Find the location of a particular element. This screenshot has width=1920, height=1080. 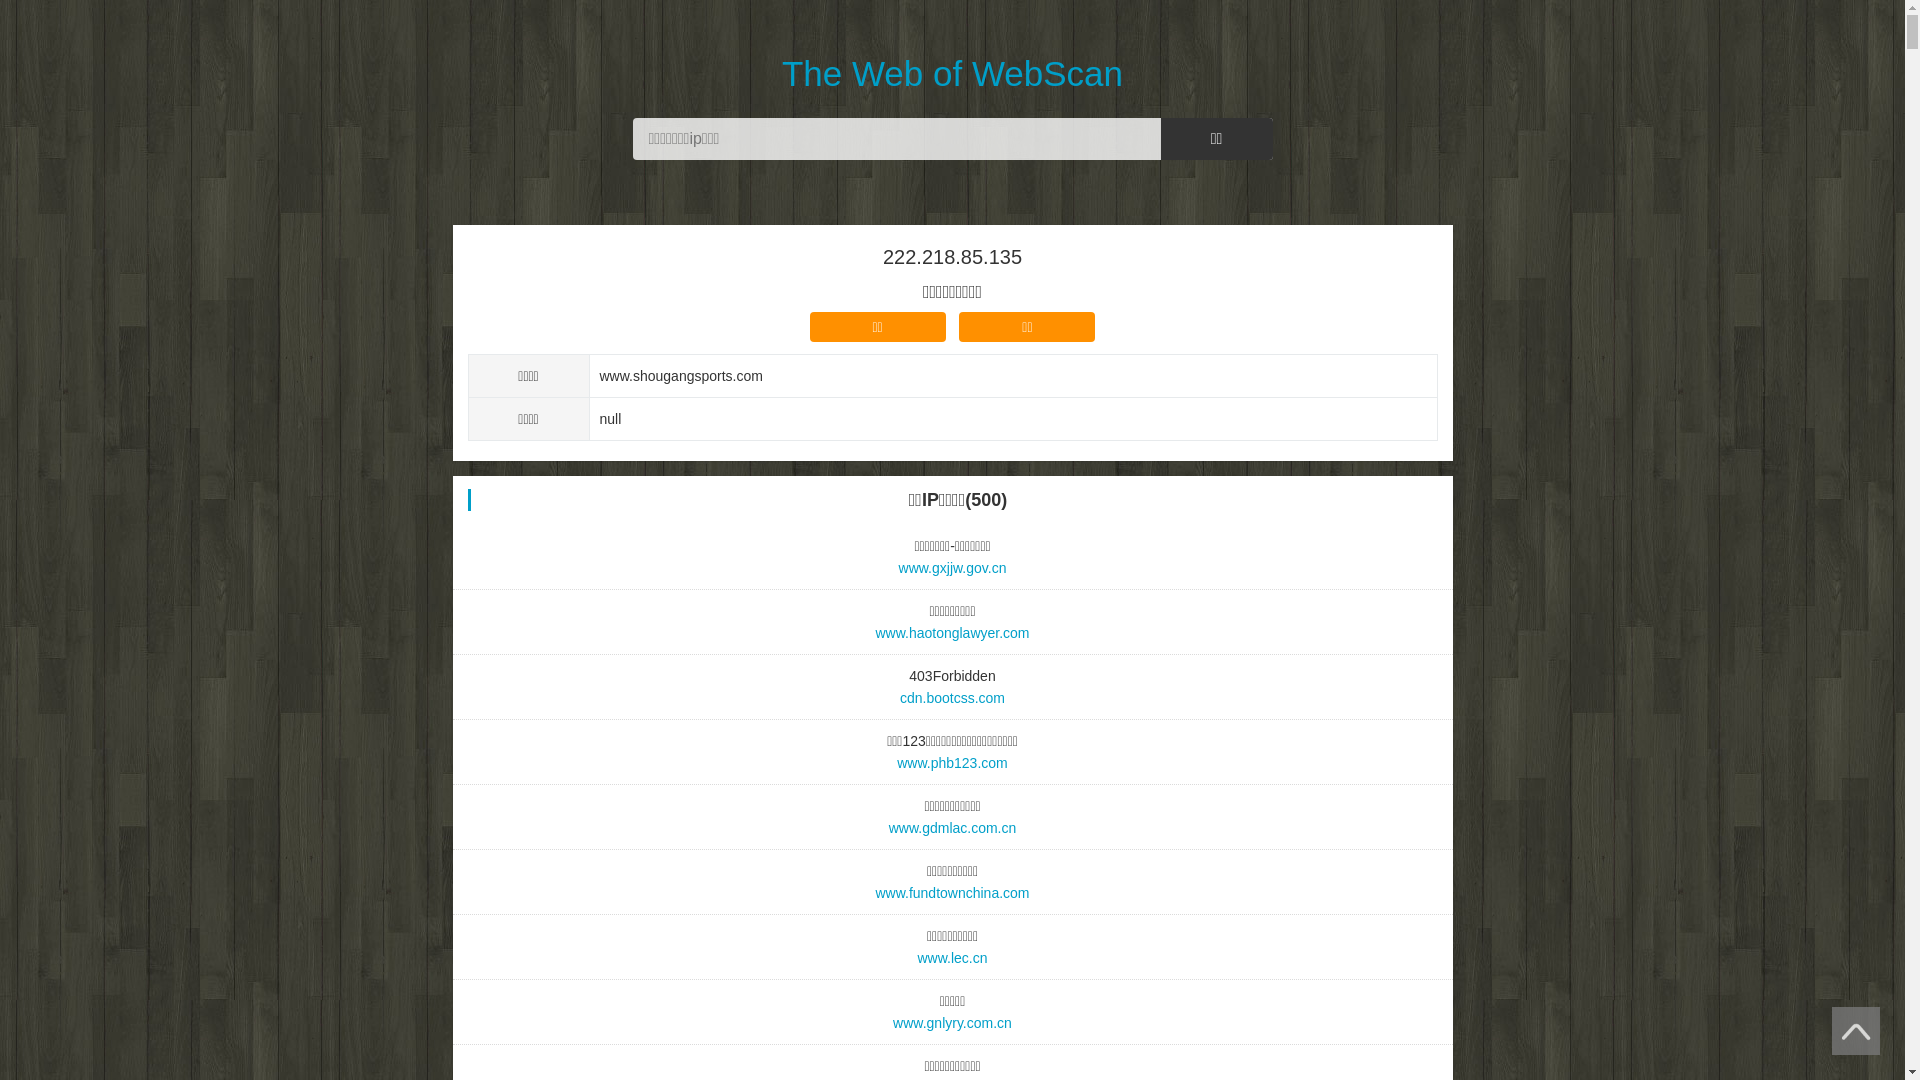

'www.gnlyry.com.cn' is located at coordinates (952, 1022).